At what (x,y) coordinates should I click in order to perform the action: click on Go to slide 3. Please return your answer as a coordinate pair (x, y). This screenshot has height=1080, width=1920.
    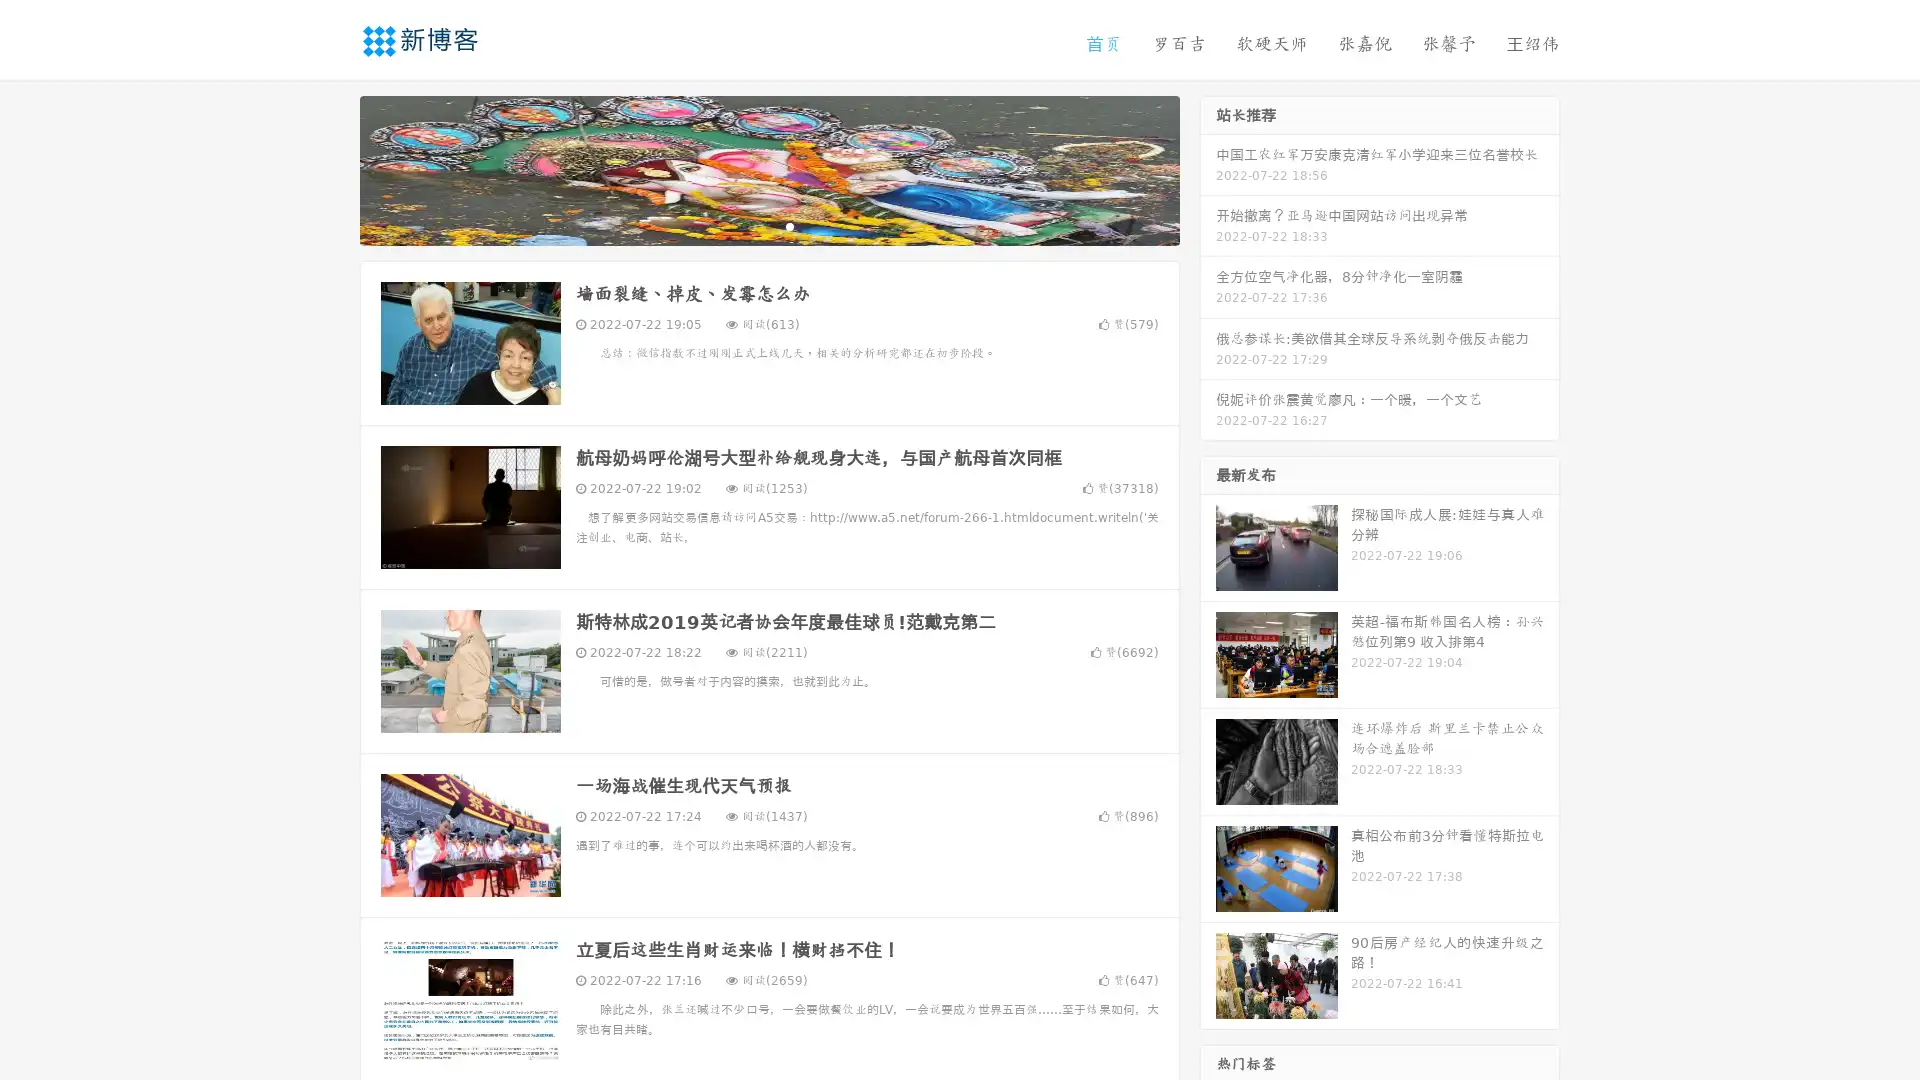
    Looking at the image, I should click on (789, 225).